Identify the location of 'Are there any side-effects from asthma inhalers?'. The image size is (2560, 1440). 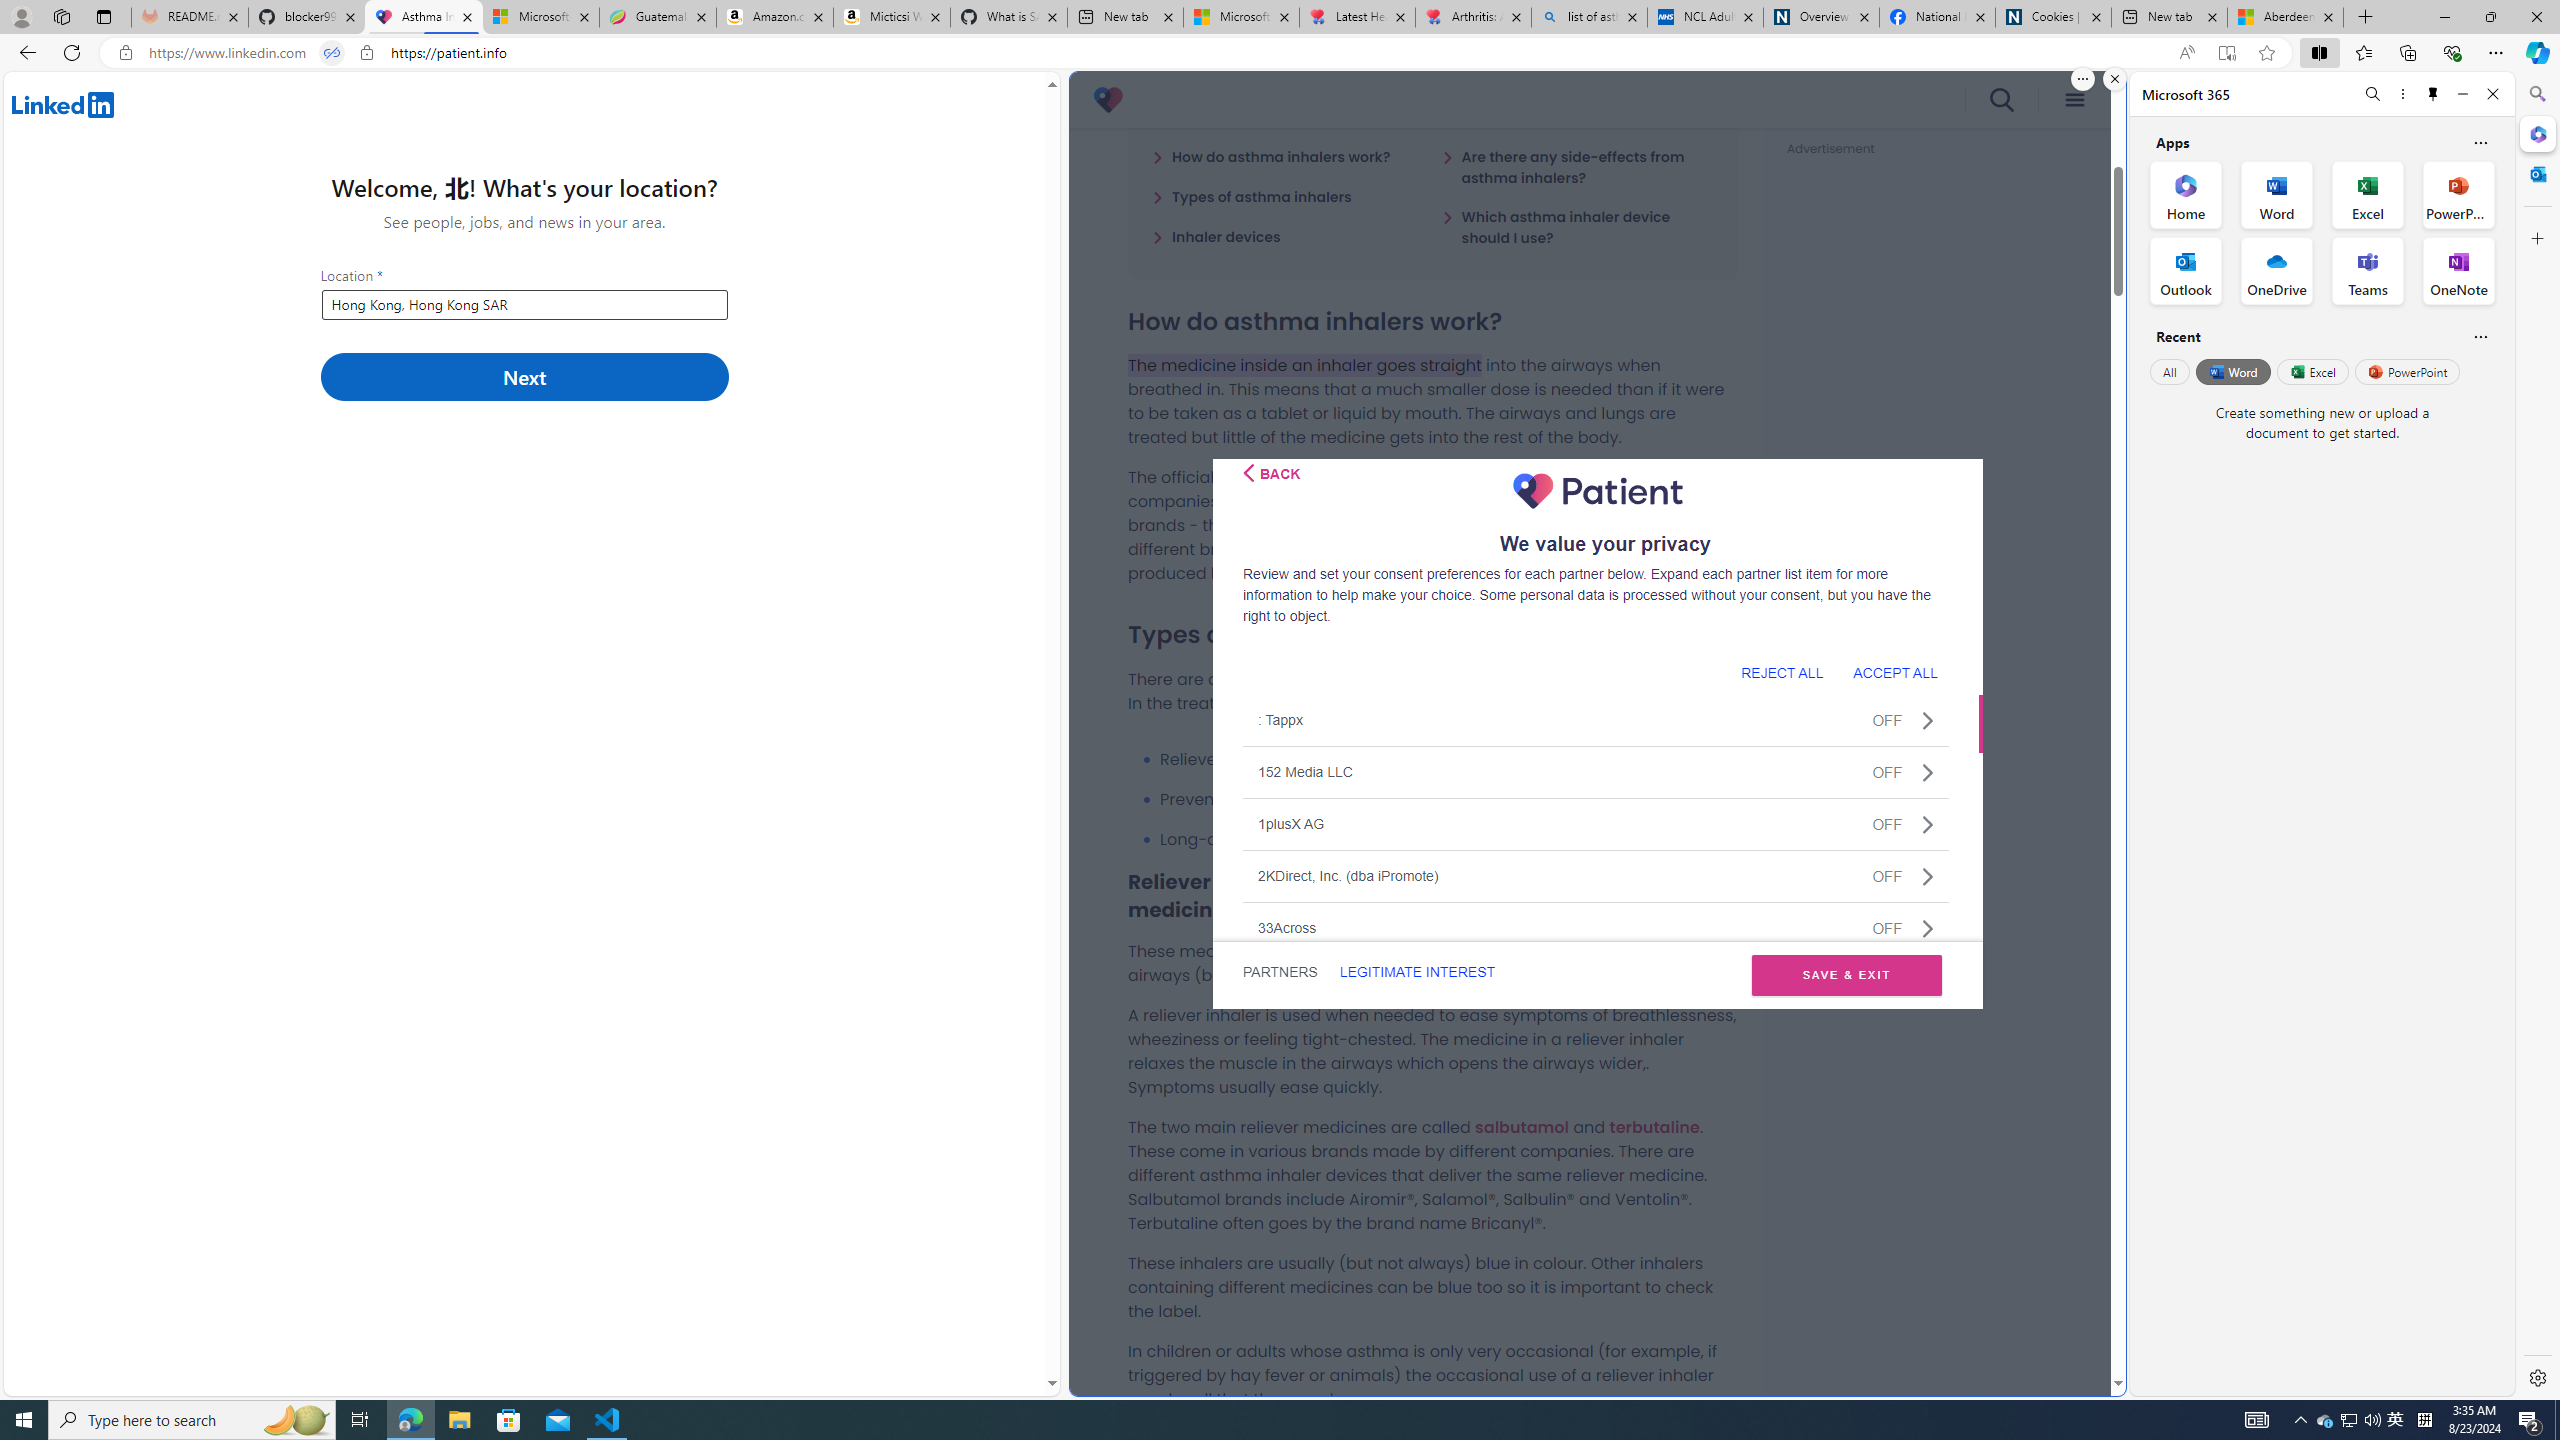
(1577, 166).